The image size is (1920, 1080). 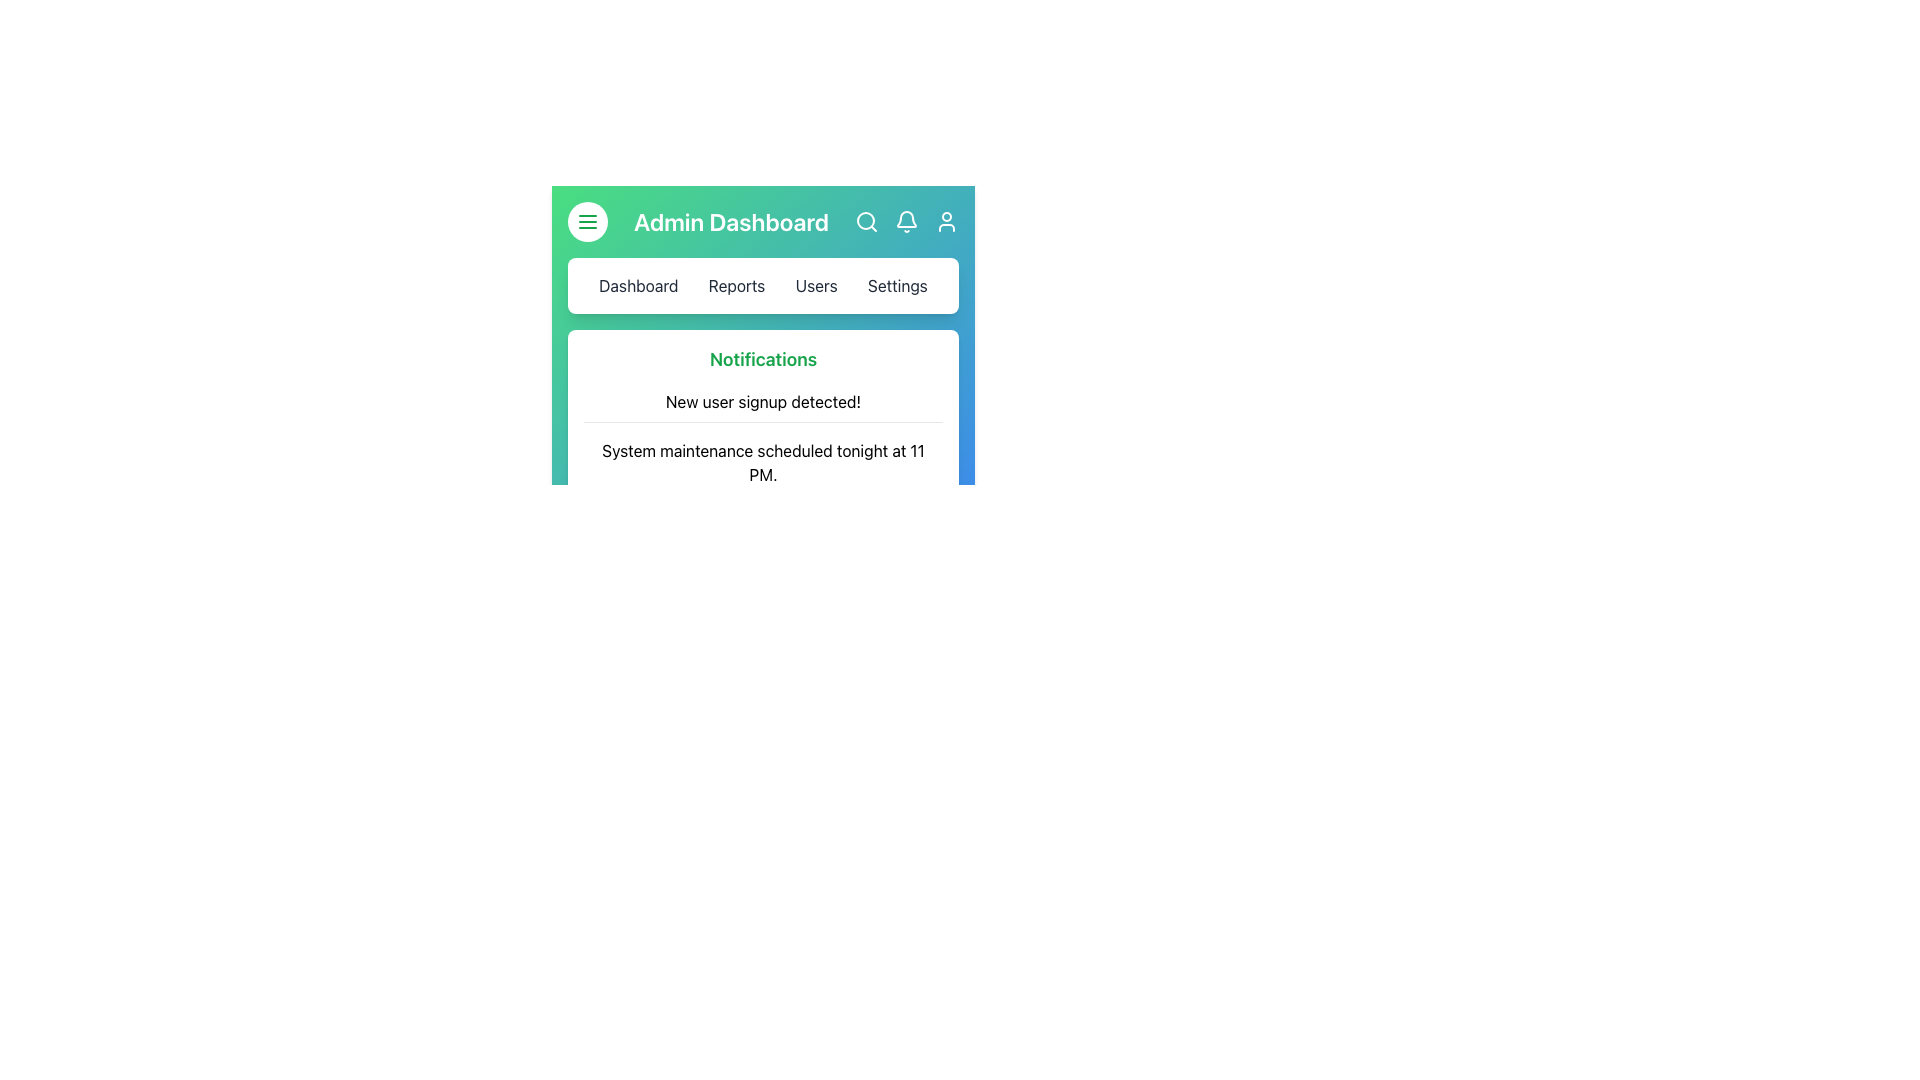 What do you see at coordinates (762, 463) in the screenshot?
I see `the second notification item in the Notifications list that notifies the user about scheduled system maintenance, located between 'New user signup detected!' and 'Backup completed successfully yesterday.'` at bounding box center [762, 463].